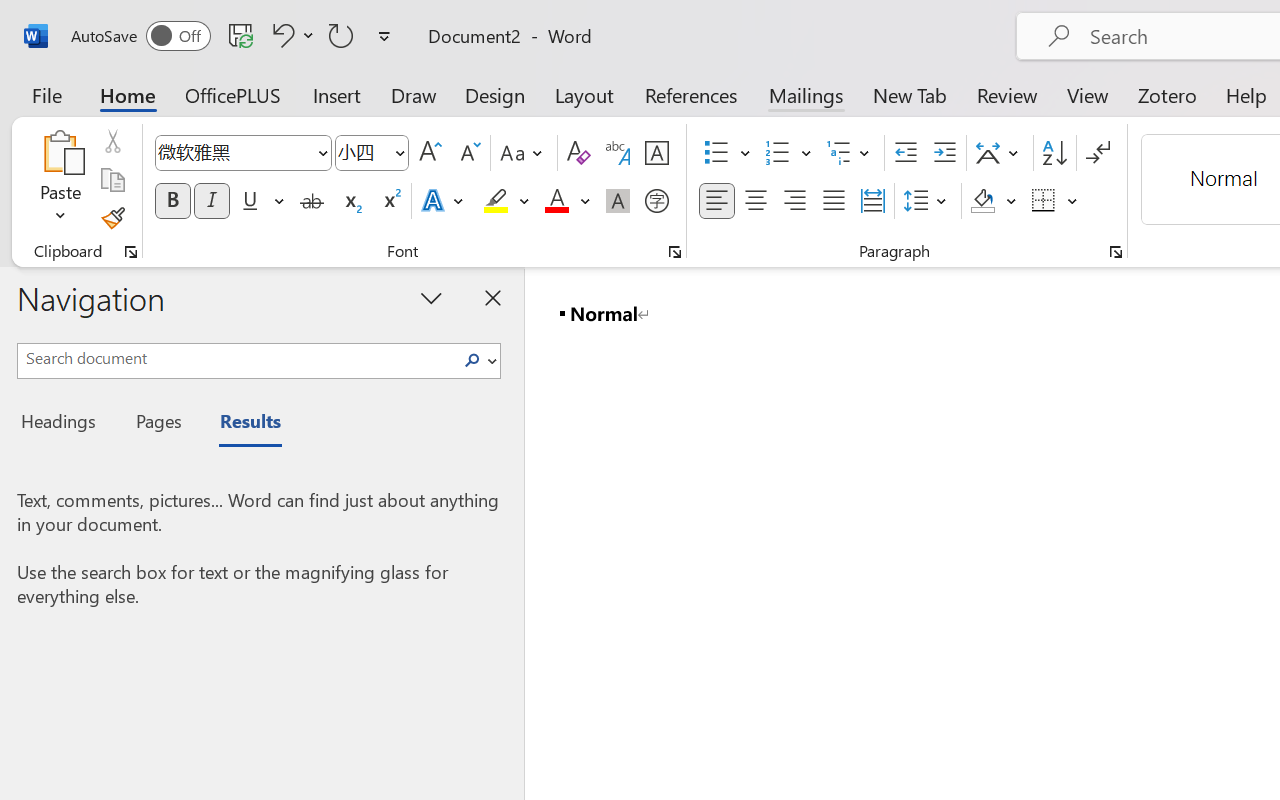 Image resolution: width=1280 pixels, height=800 pixels. What do you see at coordinates (260, 201) in the screenshot?
I see `'Underline'` at bounding box center [260, 201].